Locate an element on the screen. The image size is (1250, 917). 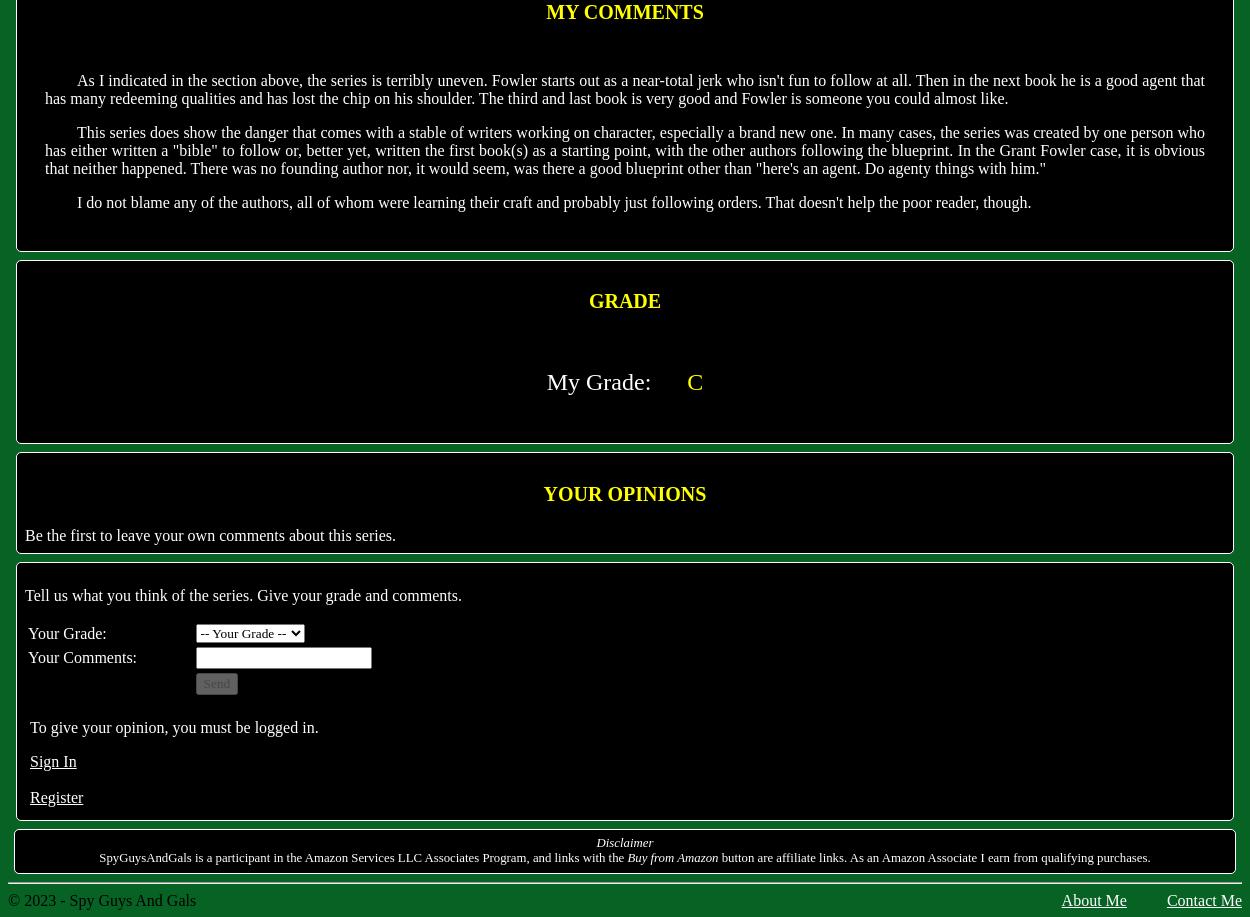
'Register' is located at coordinates (56, 797).